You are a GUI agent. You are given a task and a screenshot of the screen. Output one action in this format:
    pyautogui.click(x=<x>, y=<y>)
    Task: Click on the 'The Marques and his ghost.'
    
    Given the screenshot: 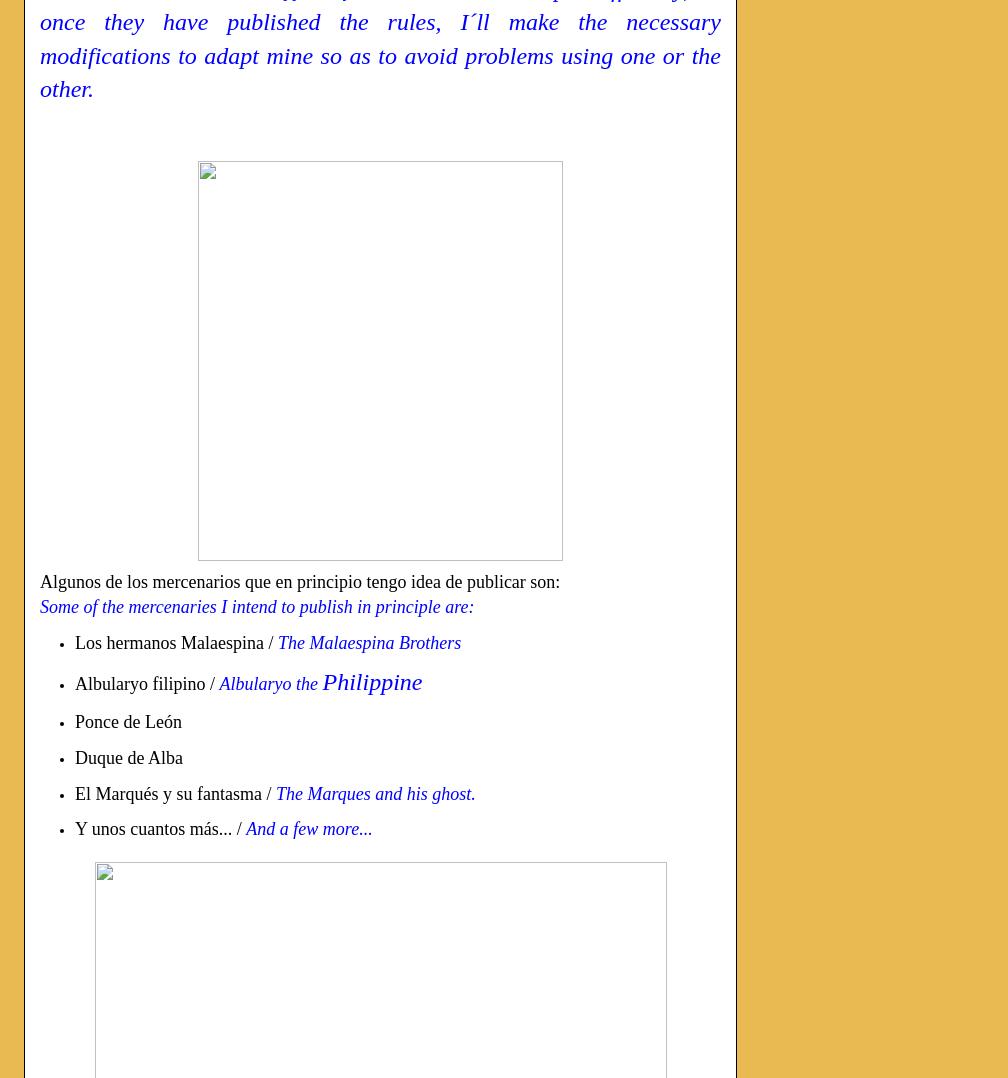 What is the action you would take?
    pyautogui.click(x=374, y=791)
    